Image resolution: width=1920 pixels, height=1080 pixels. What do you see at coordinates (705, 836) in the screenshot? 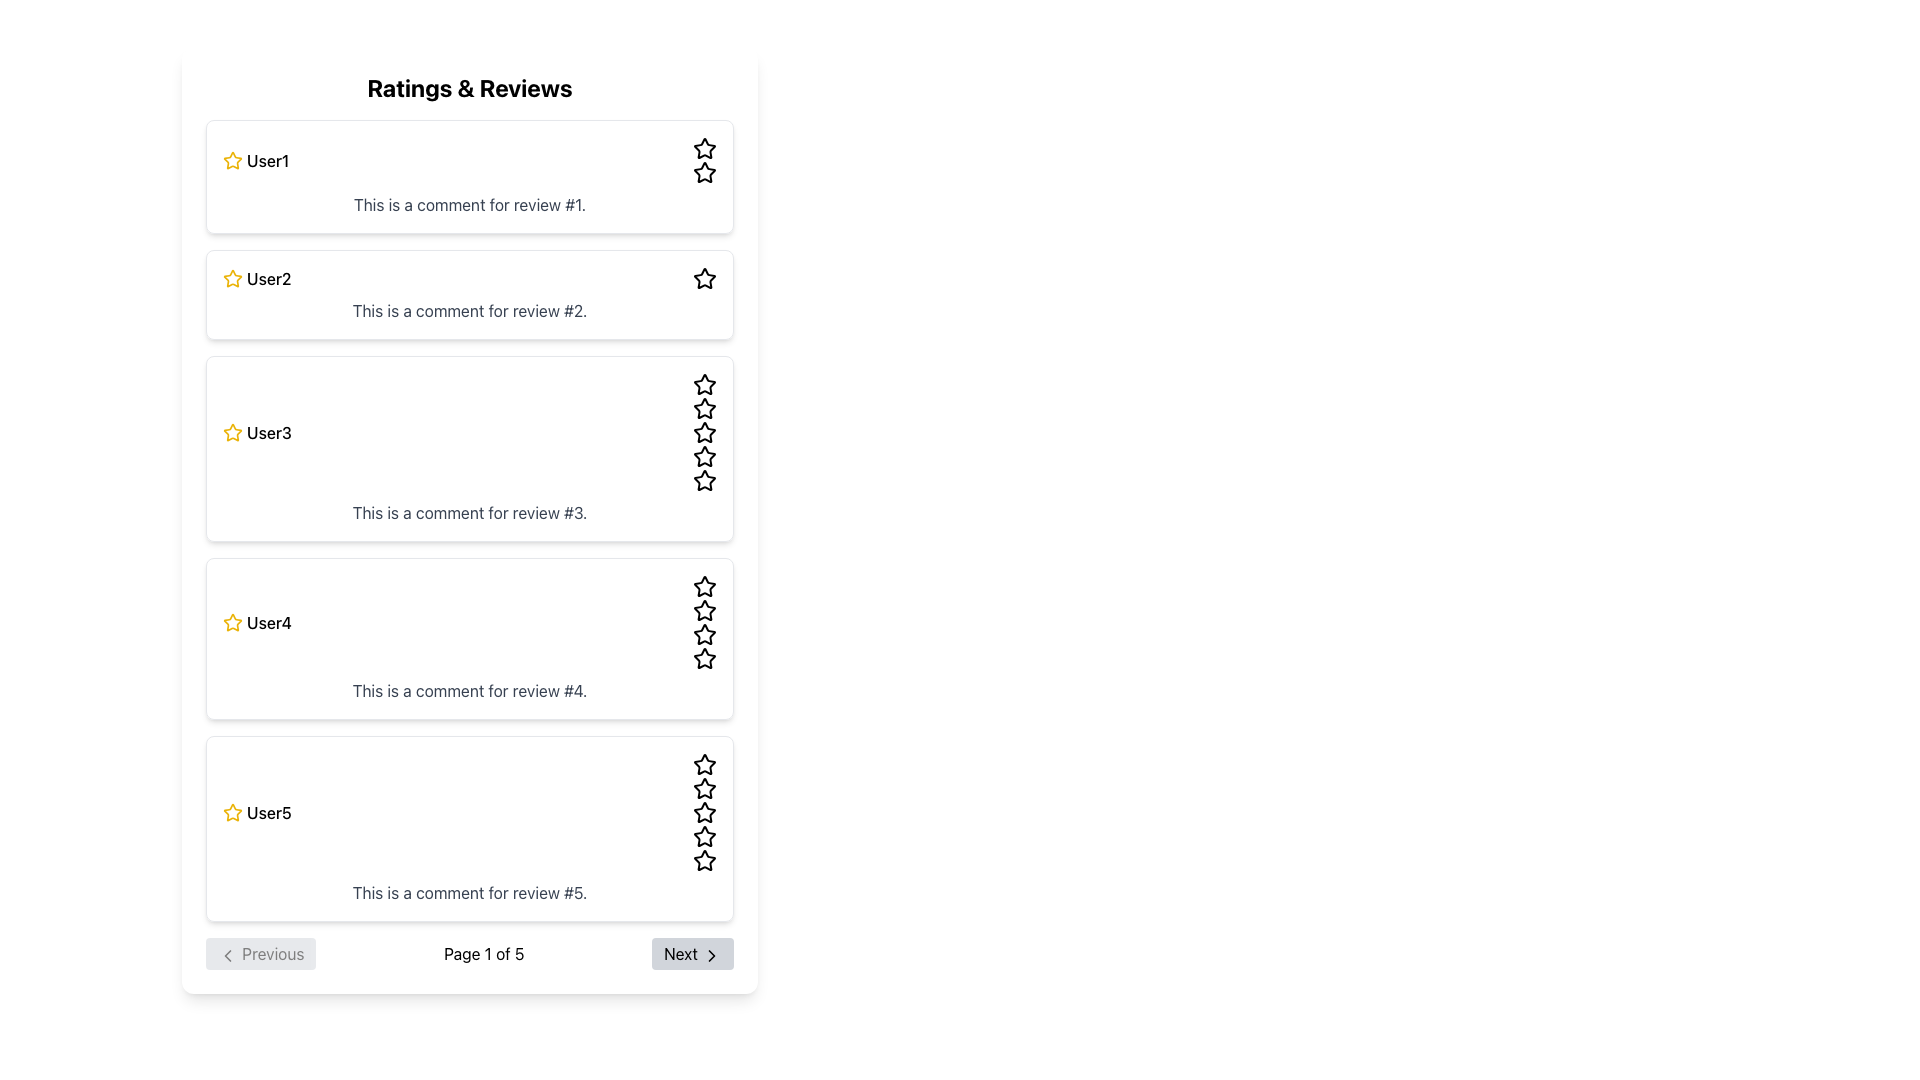
I see `the fourth star icon in the horizontal row of rating stars for User5's review` at bounding box center [705, 836].